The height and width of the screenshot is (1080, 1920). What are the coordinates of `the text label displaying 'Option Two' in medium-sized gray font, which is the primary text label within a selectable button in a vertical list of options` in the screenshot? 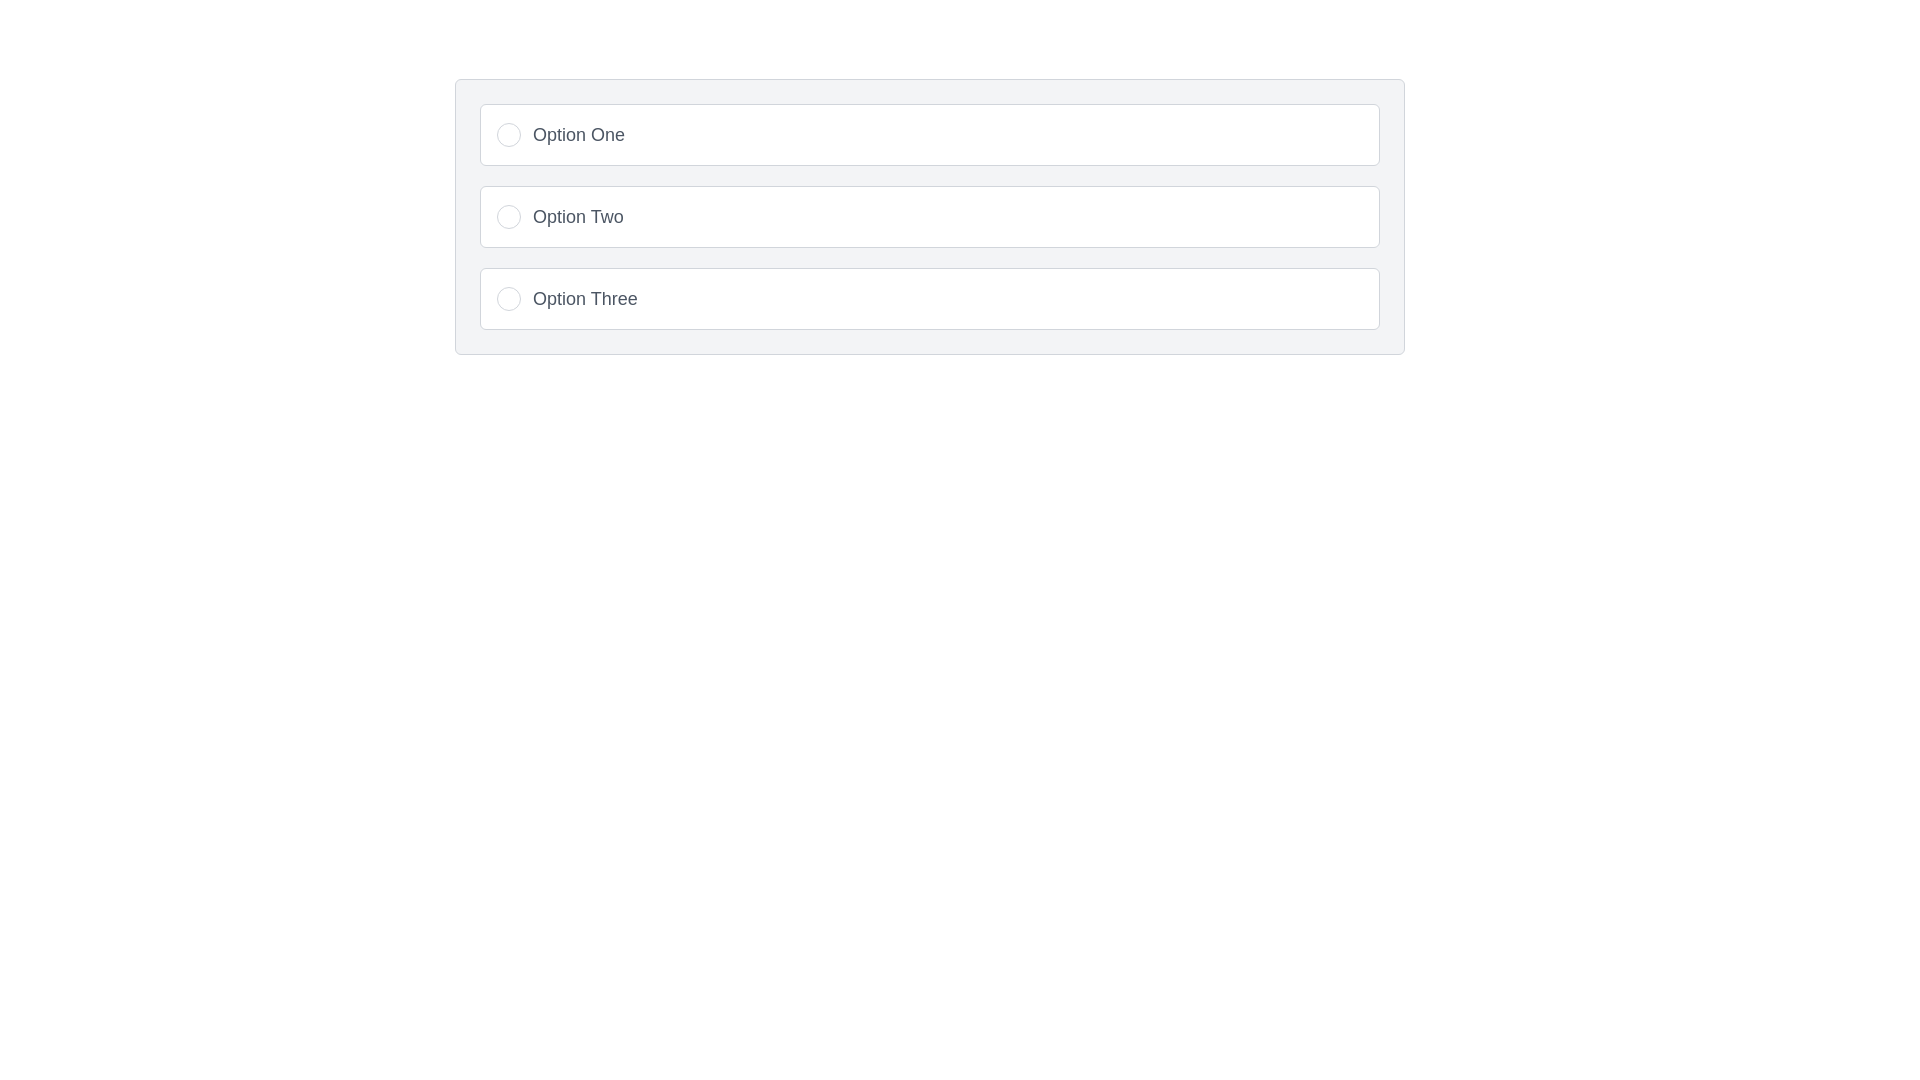 It's located at (577, 216).